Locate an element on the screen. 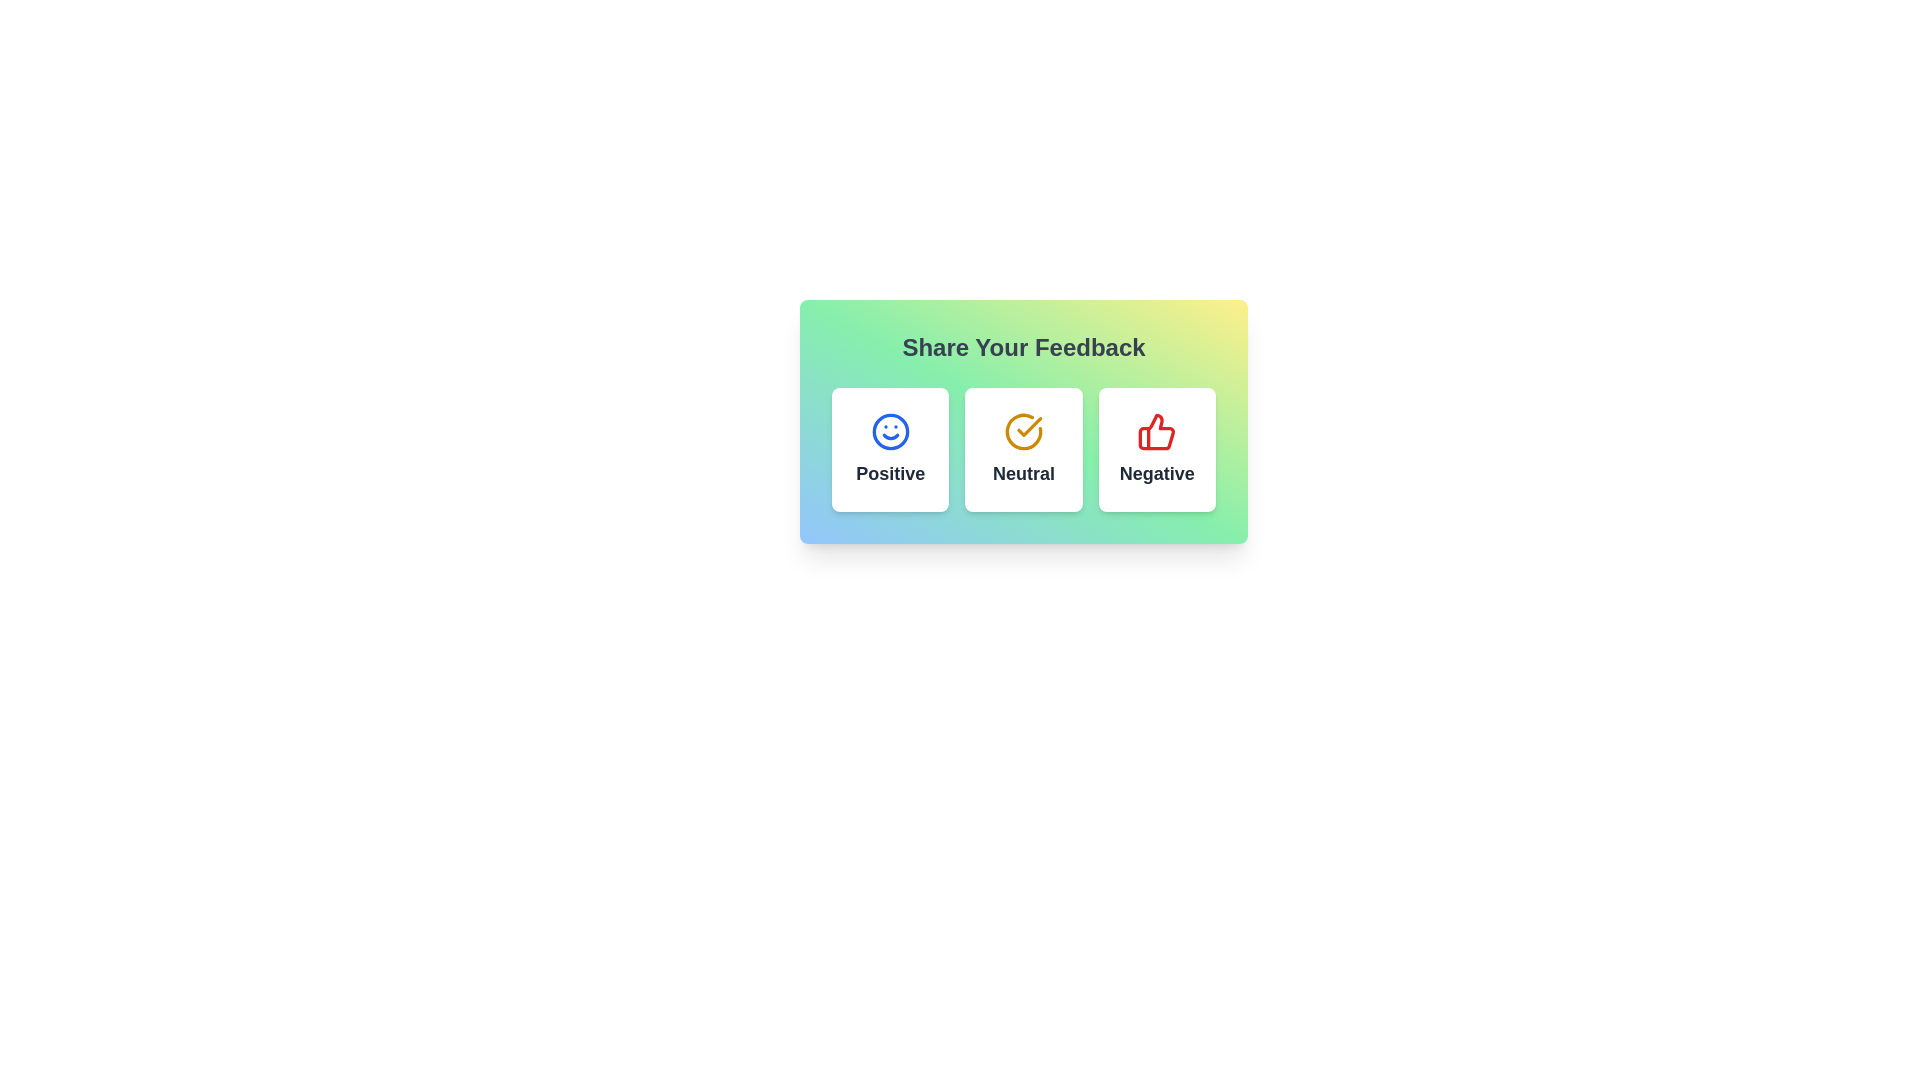  the innermost circle of the smiley face icon representing positive feedback is located at coordinates (889, 431).